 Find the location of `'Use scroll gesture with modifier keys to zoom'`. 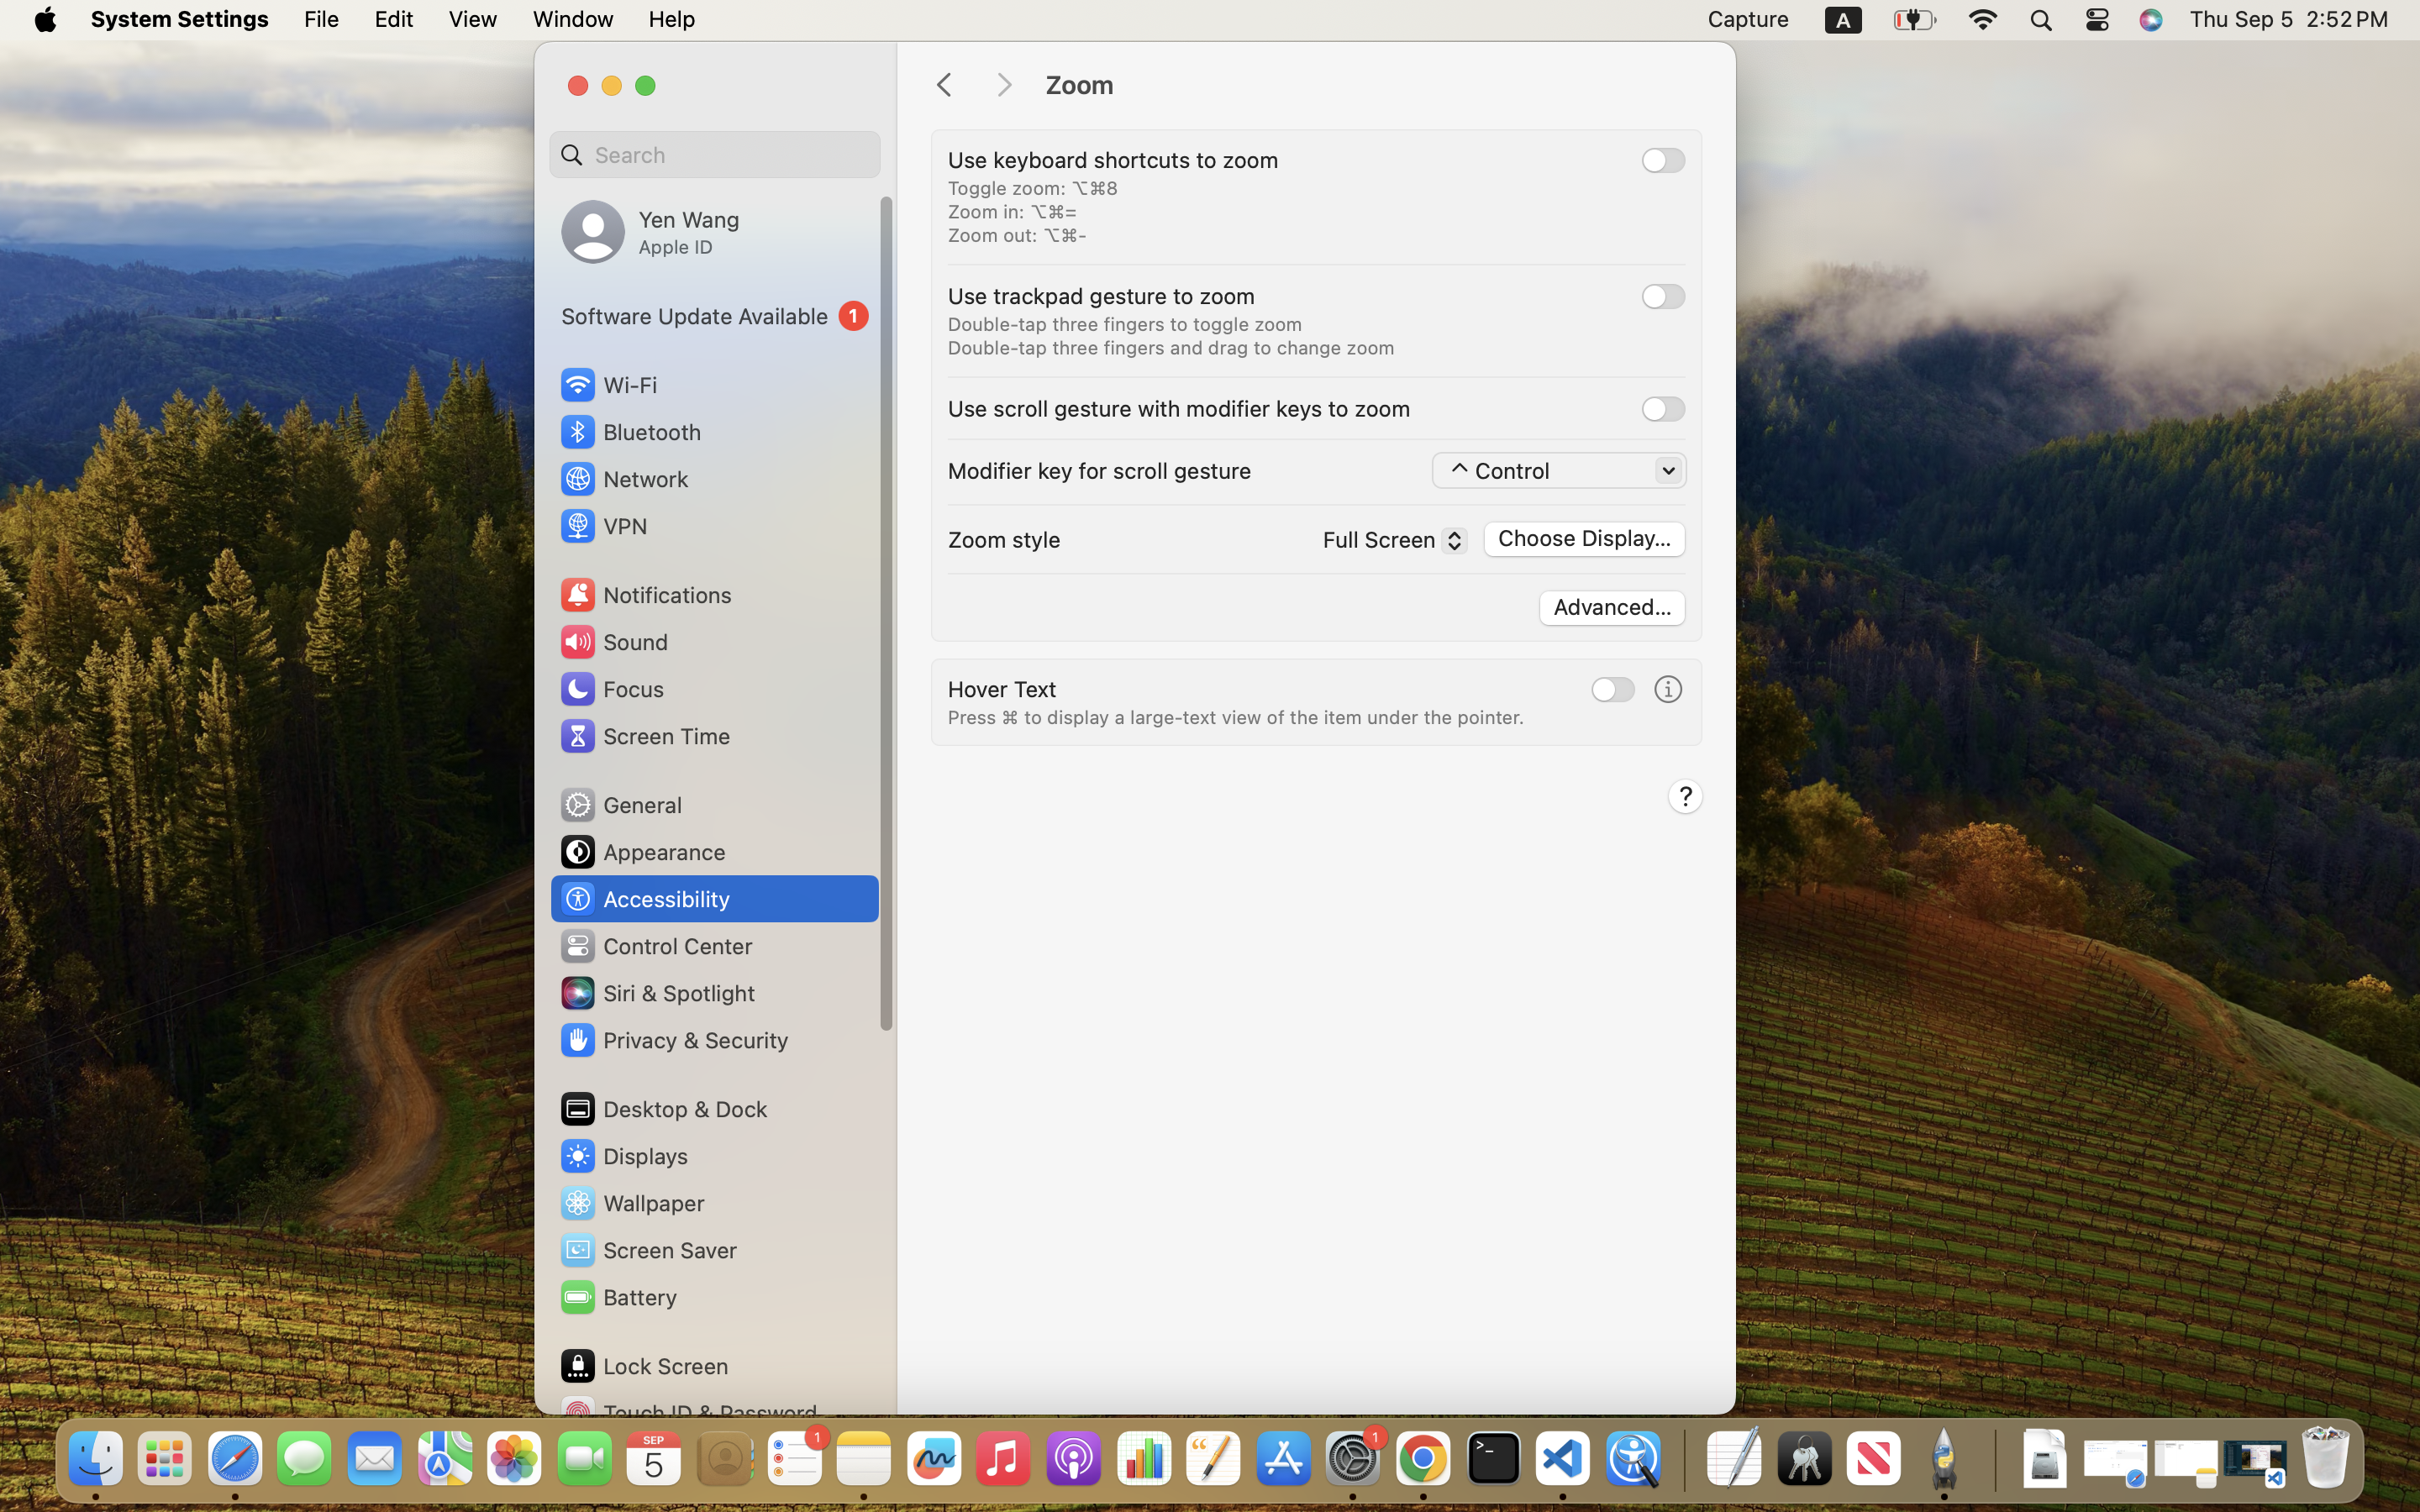

'Use scroll gesture with modifier keys to zoom' is located at coordinates (1178, 407).